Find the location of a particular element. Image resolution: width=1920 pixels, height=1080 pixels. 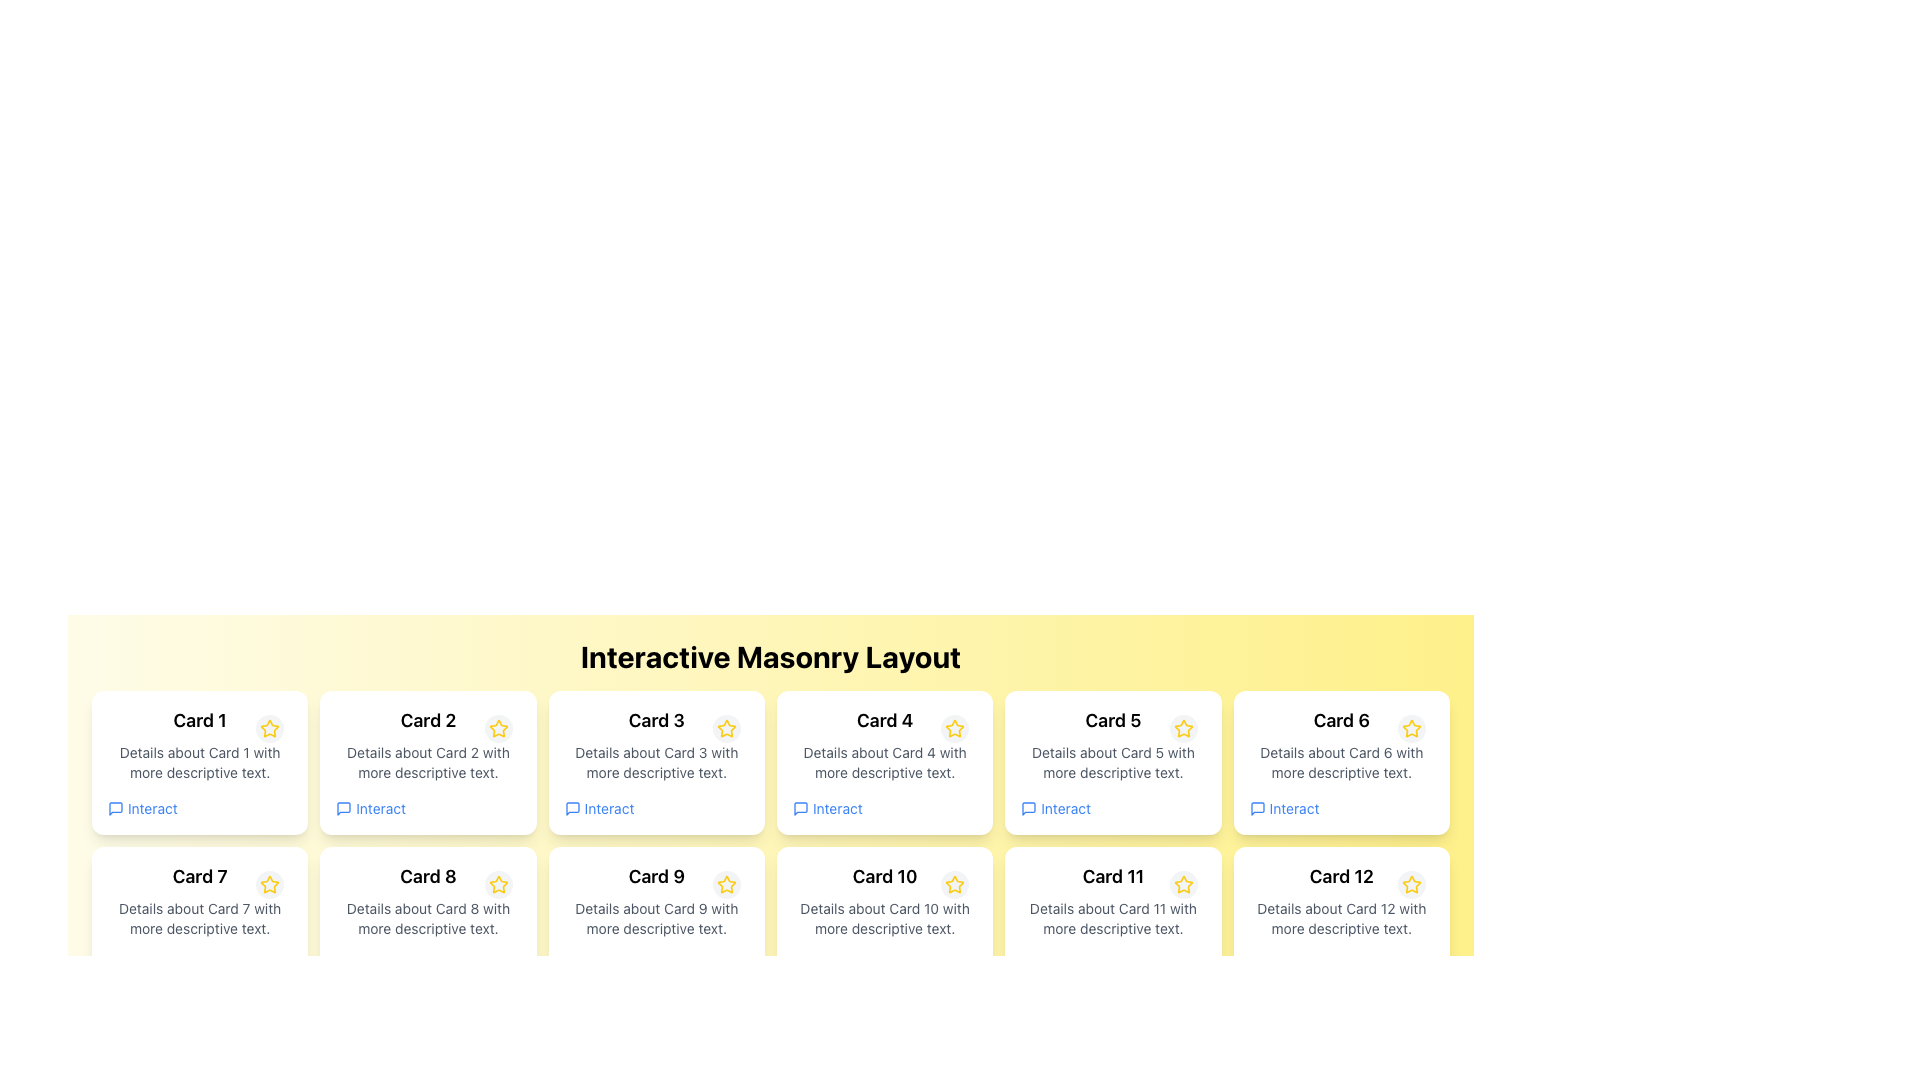

the star icon located on the Card 3 UI component, which is the third card in the grid layout, to rate or bookmark it is located at coordinates (656, 763).